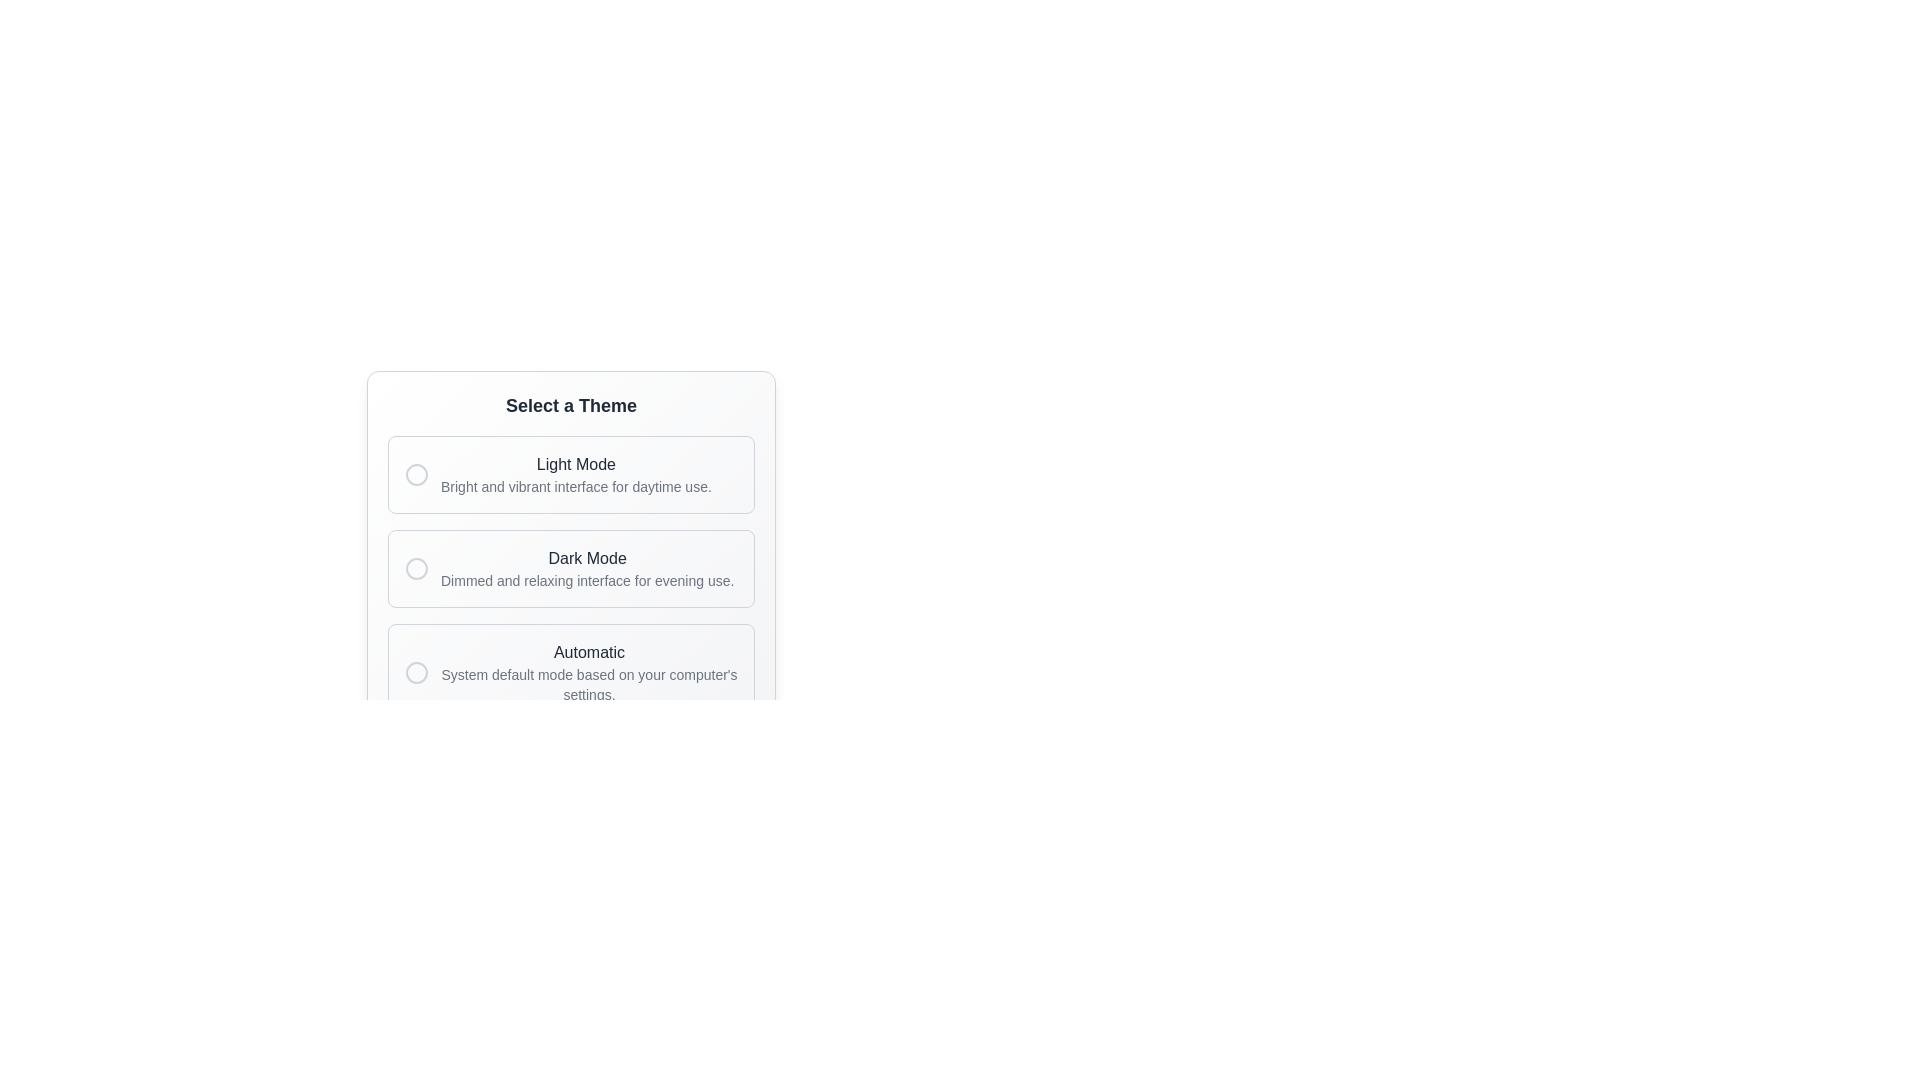 The height and width of the screenshot is (1080, 1920). I want to click on the 'Light Mode' text label, which features a medium font weight and vibrant color, positioned centrally in the 'Select a Theme' options panel, so click(575, 474).